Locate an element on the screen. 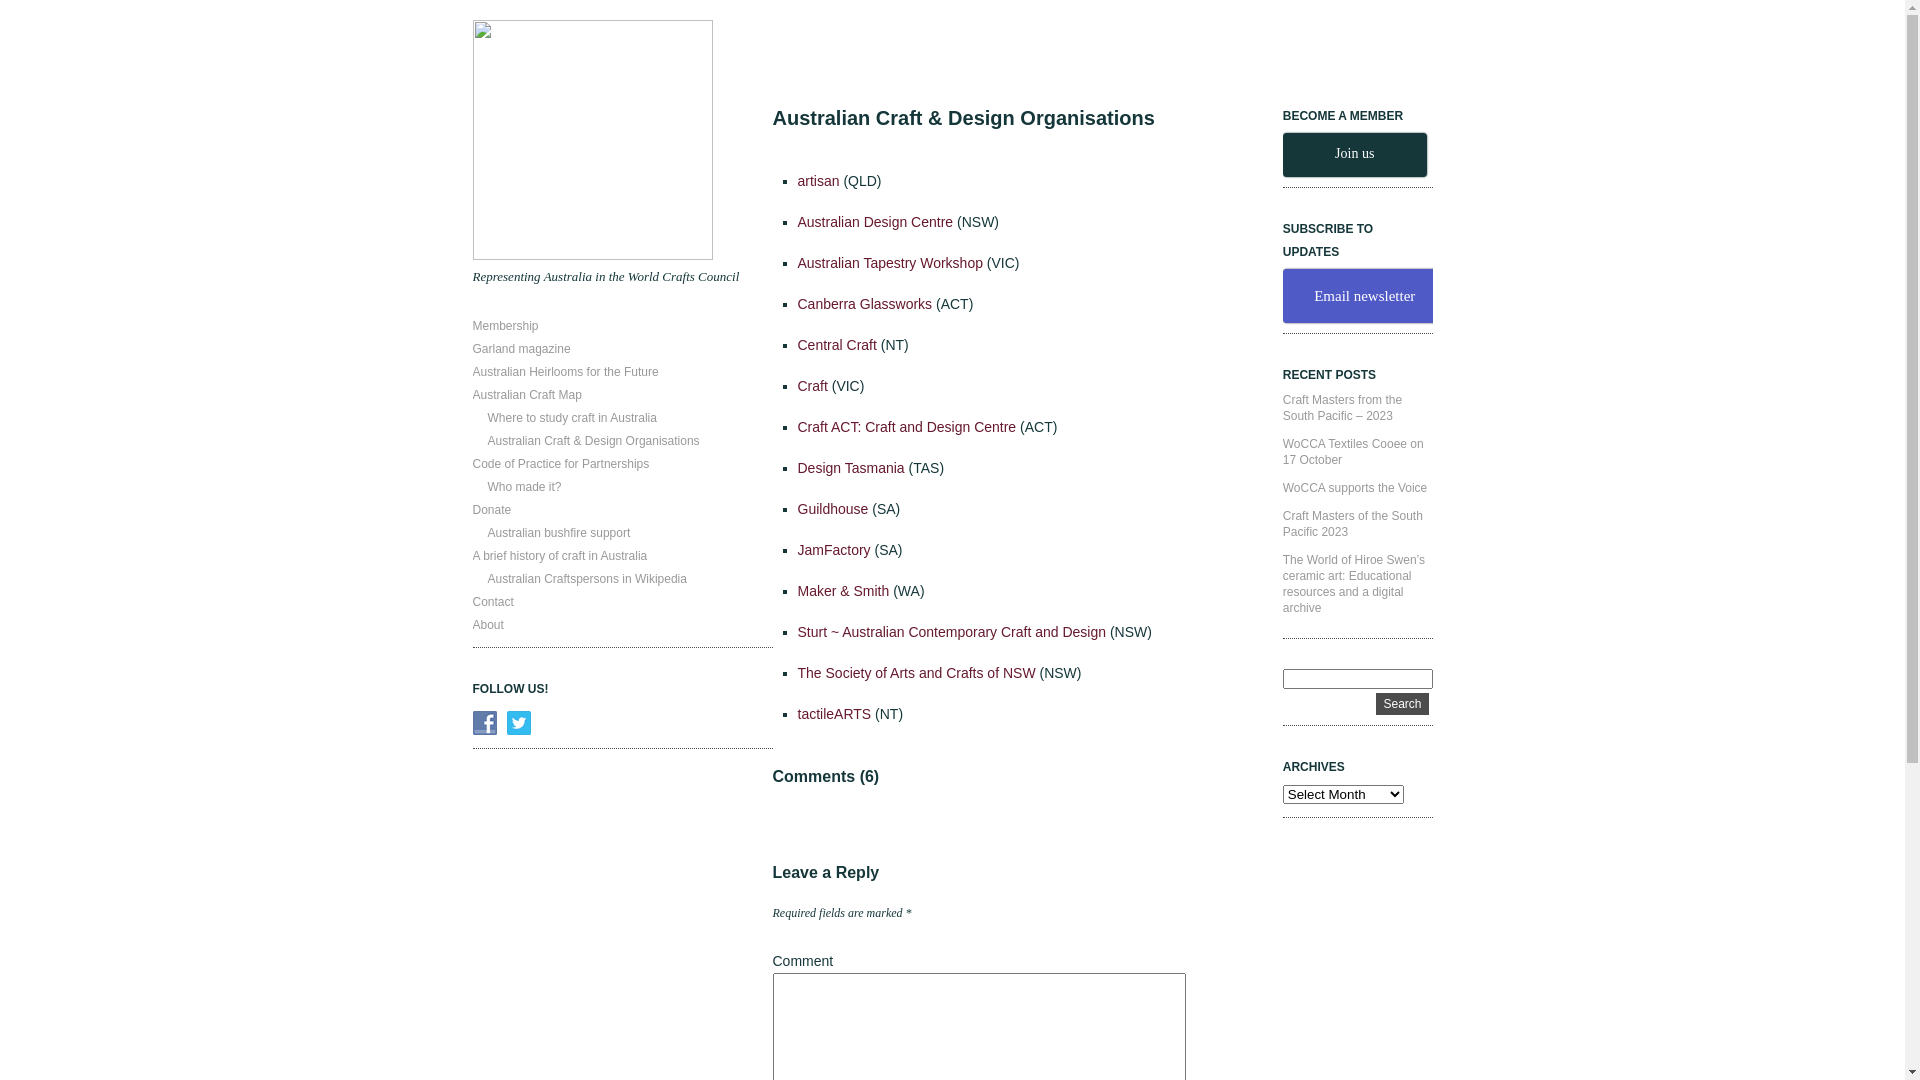 Image resolution: width=1920 pixels, height=1080 pixels. 'Membership' is located at coordinates (504, 325).